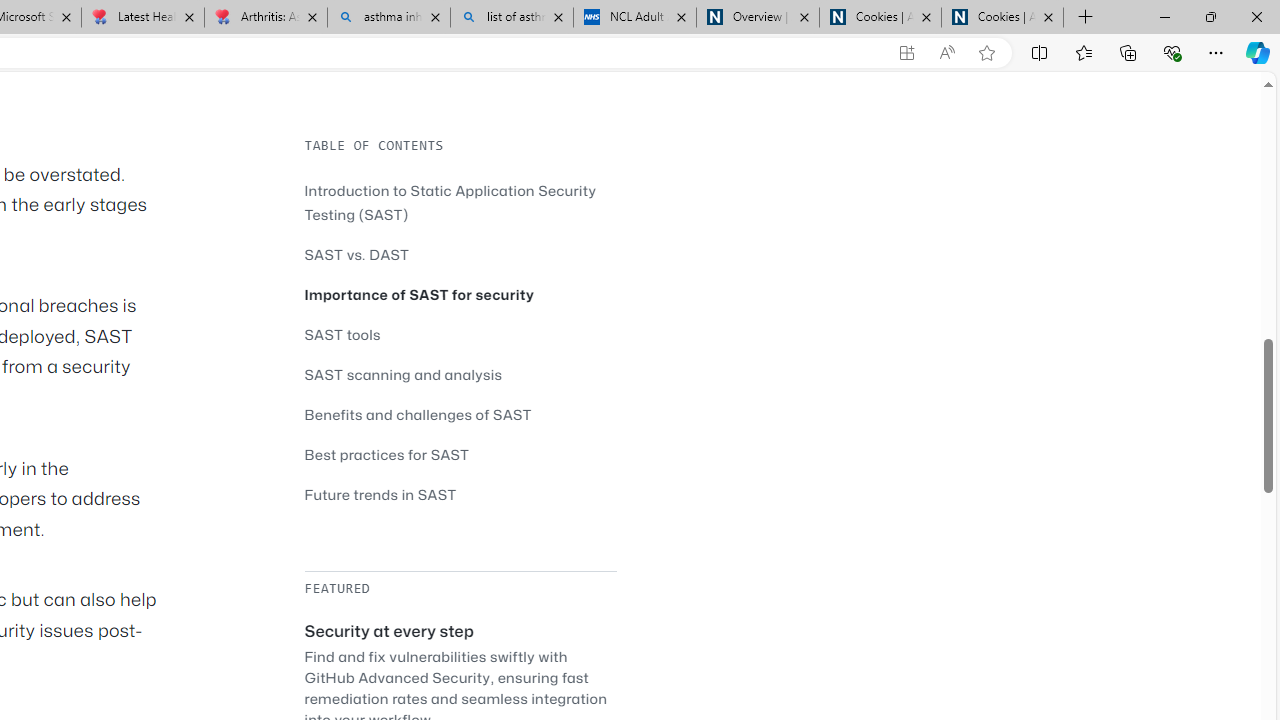  Describe the element at coordinates (418, 294) in the screenshot. I see `'Importance of SAST for security'` at that location.